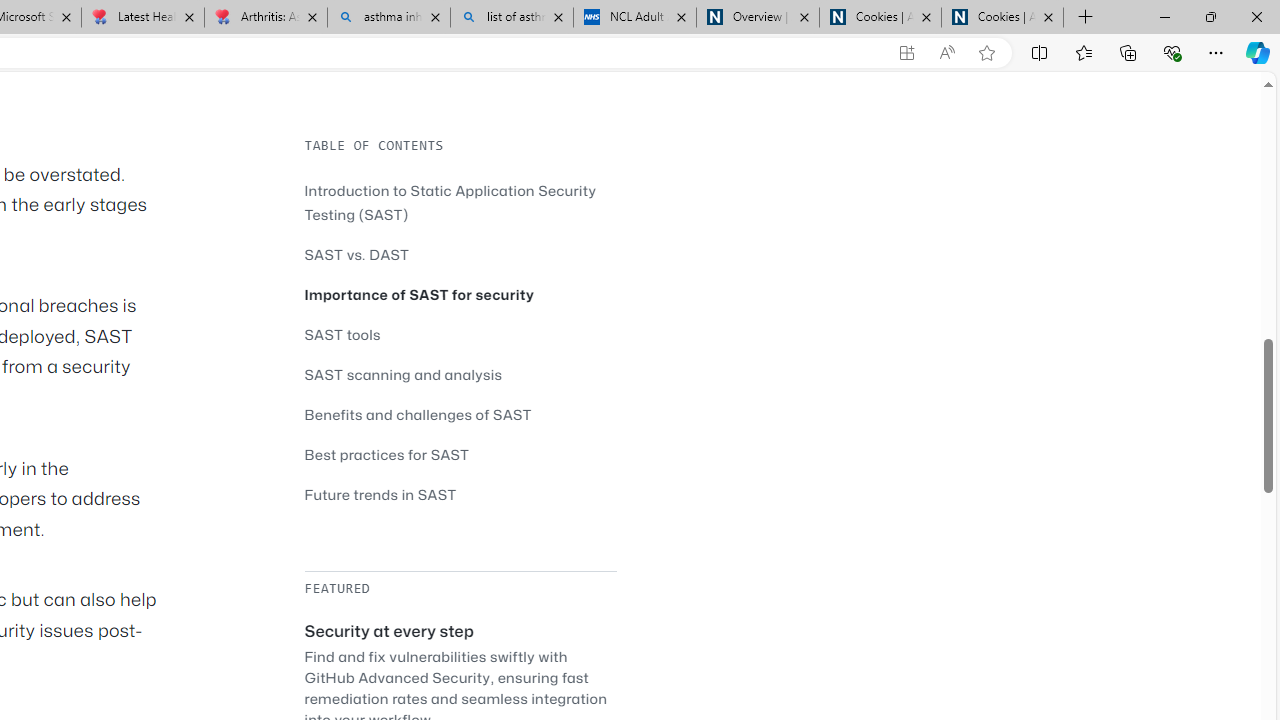  Describe the element at coordinates (418, 294) in the screenshot. I see `'Importance of SAST for security'` at that location.